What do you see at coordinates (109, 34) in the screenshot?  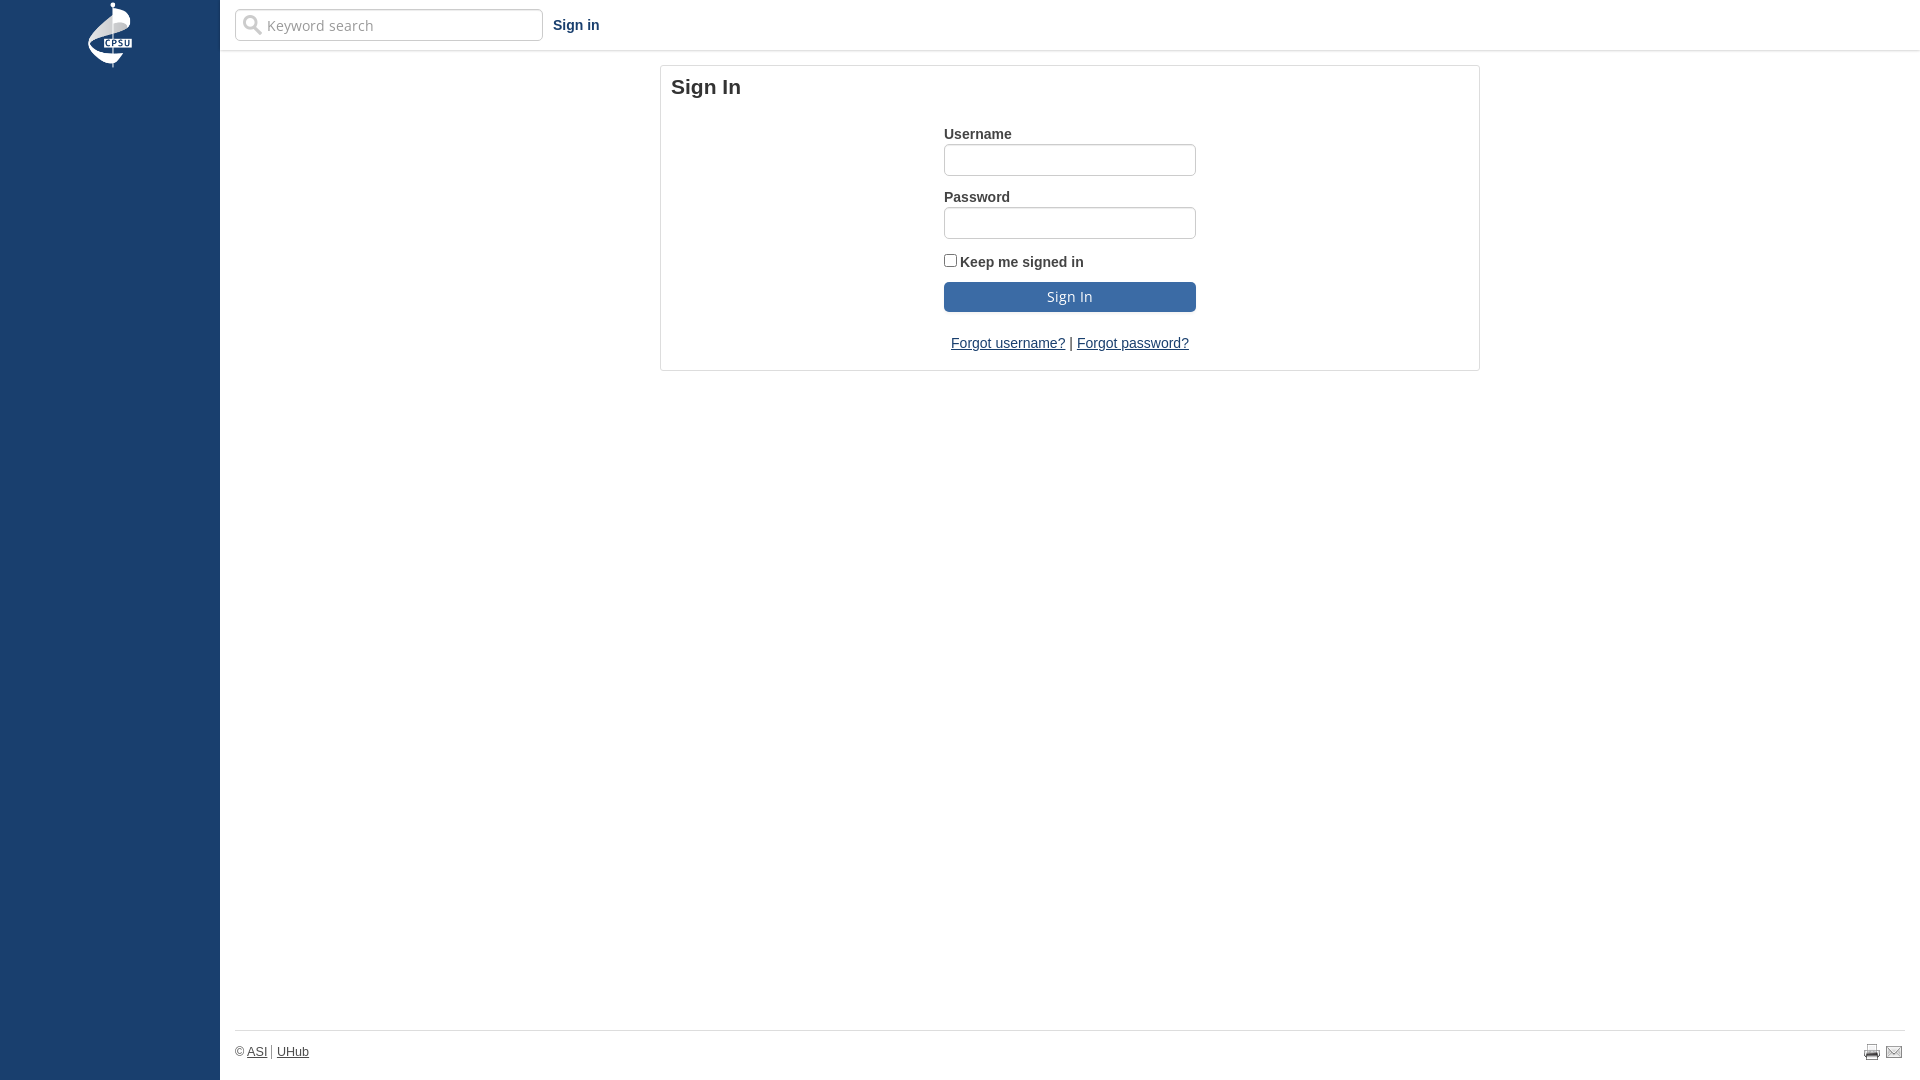 I see `'iMIS'` at bounding box center [109, 34].